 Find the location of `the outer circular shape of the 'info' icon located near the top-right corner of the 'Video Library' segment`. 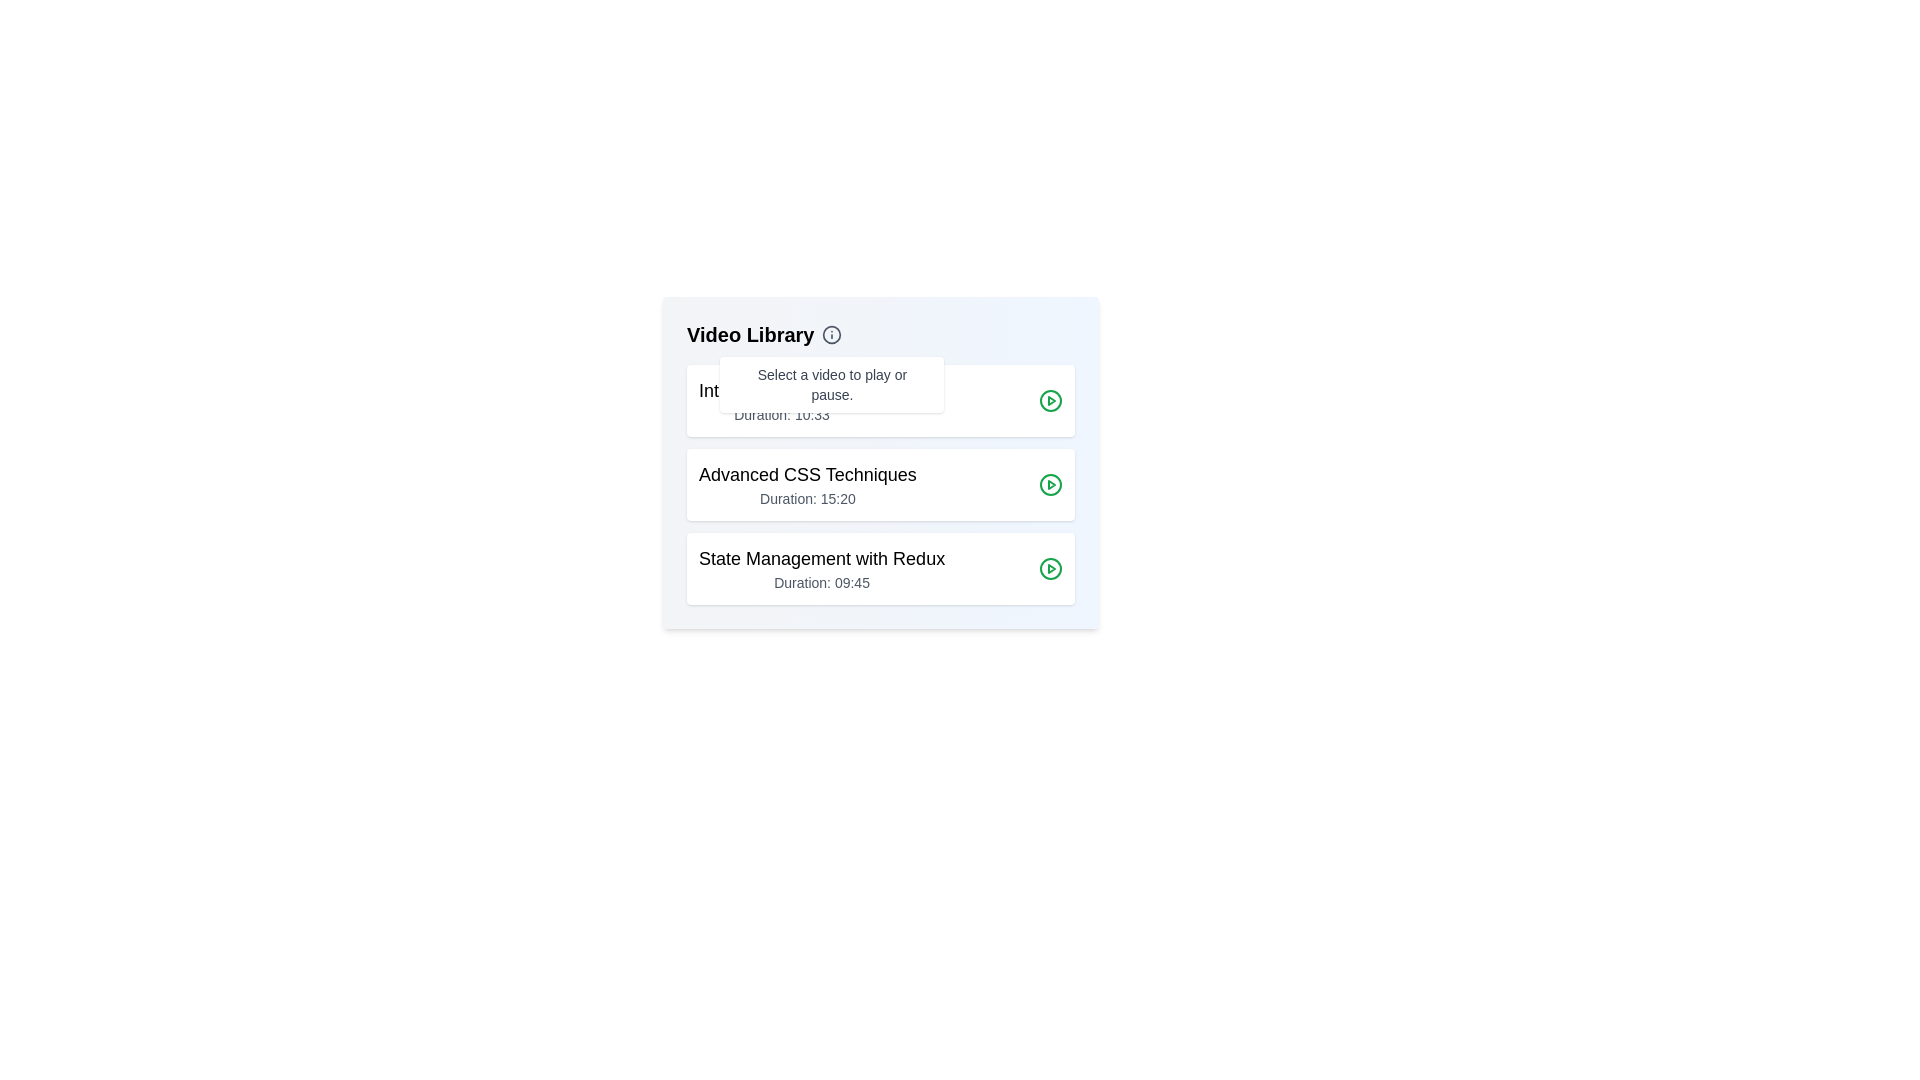

the outer circular shape of the 'info' icon located near the top-right corner of the 'Video Library' segment is located at coordinates (832, 334).